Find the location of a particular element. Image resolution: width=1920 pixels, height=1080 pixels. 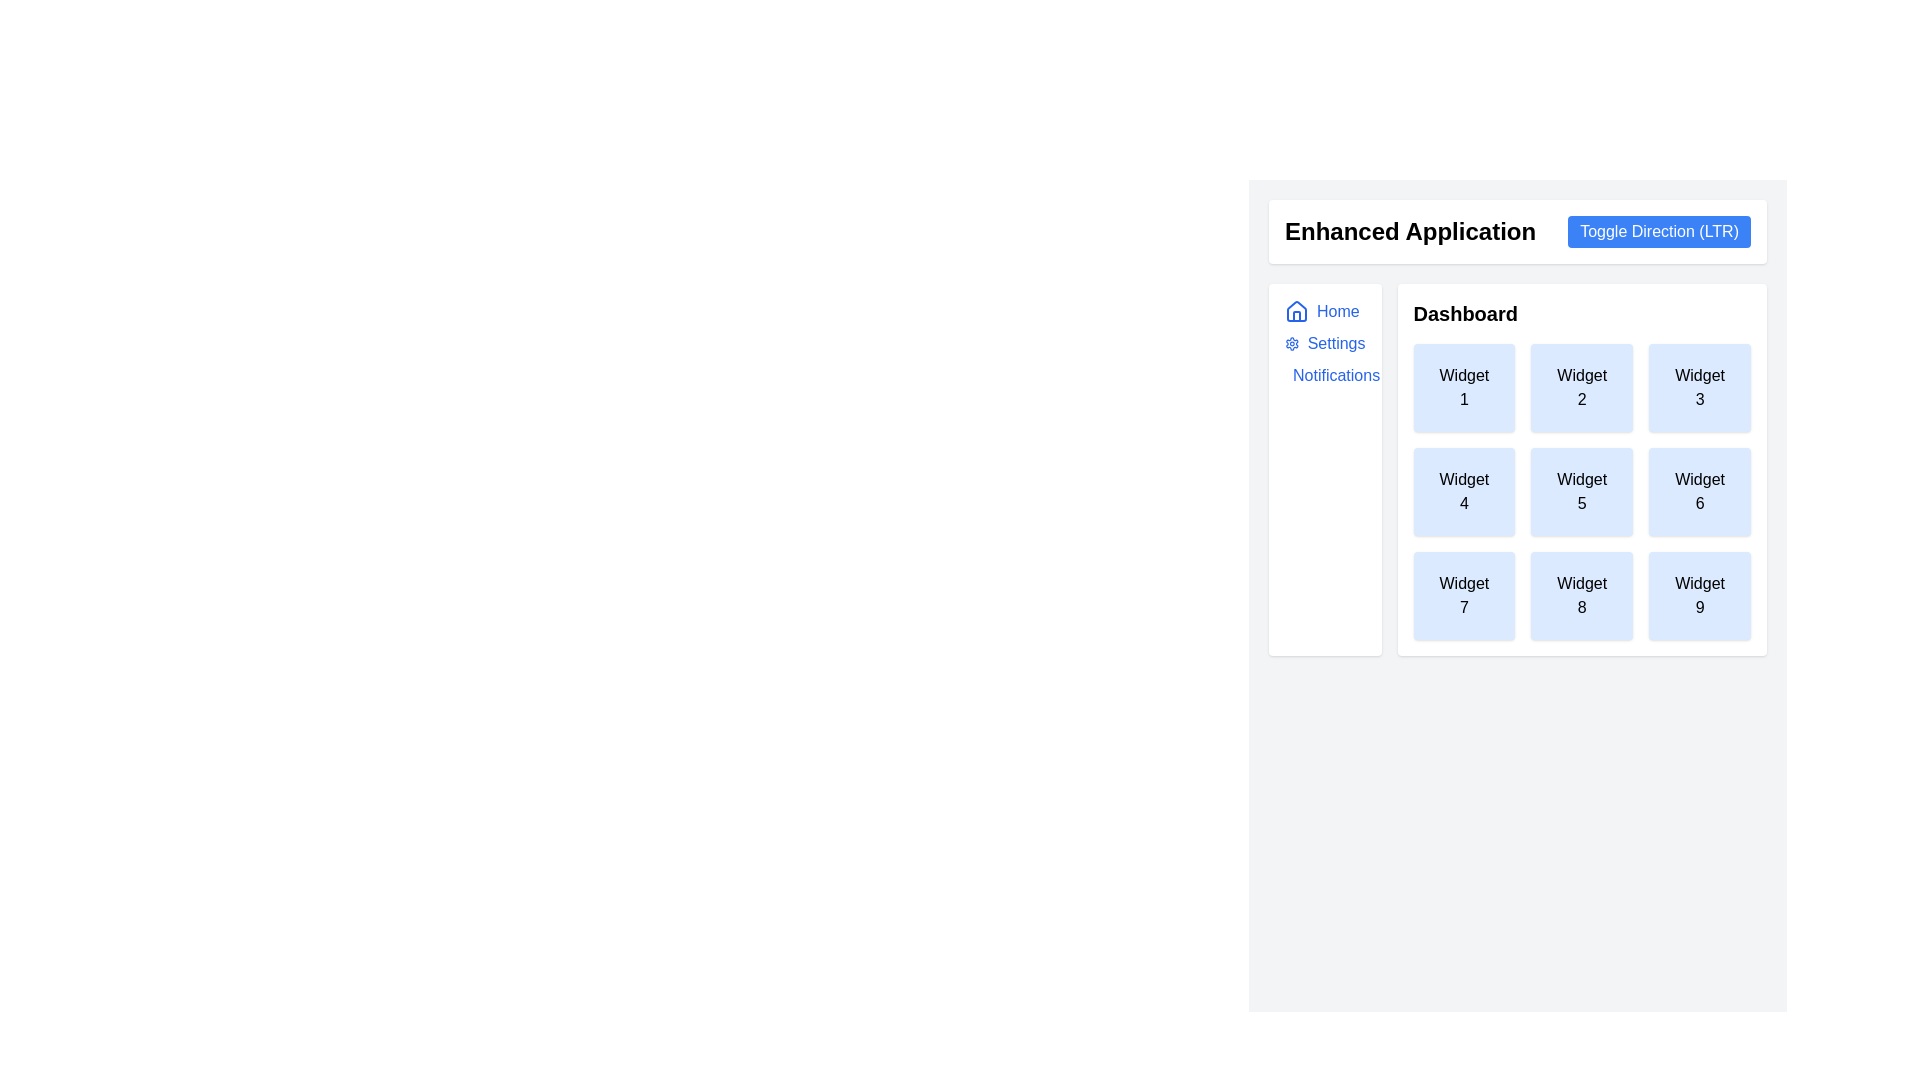

the gear-like settings icon located in the sidebar menu next to the 'Settings' label is located at coordinates (1292, 342).